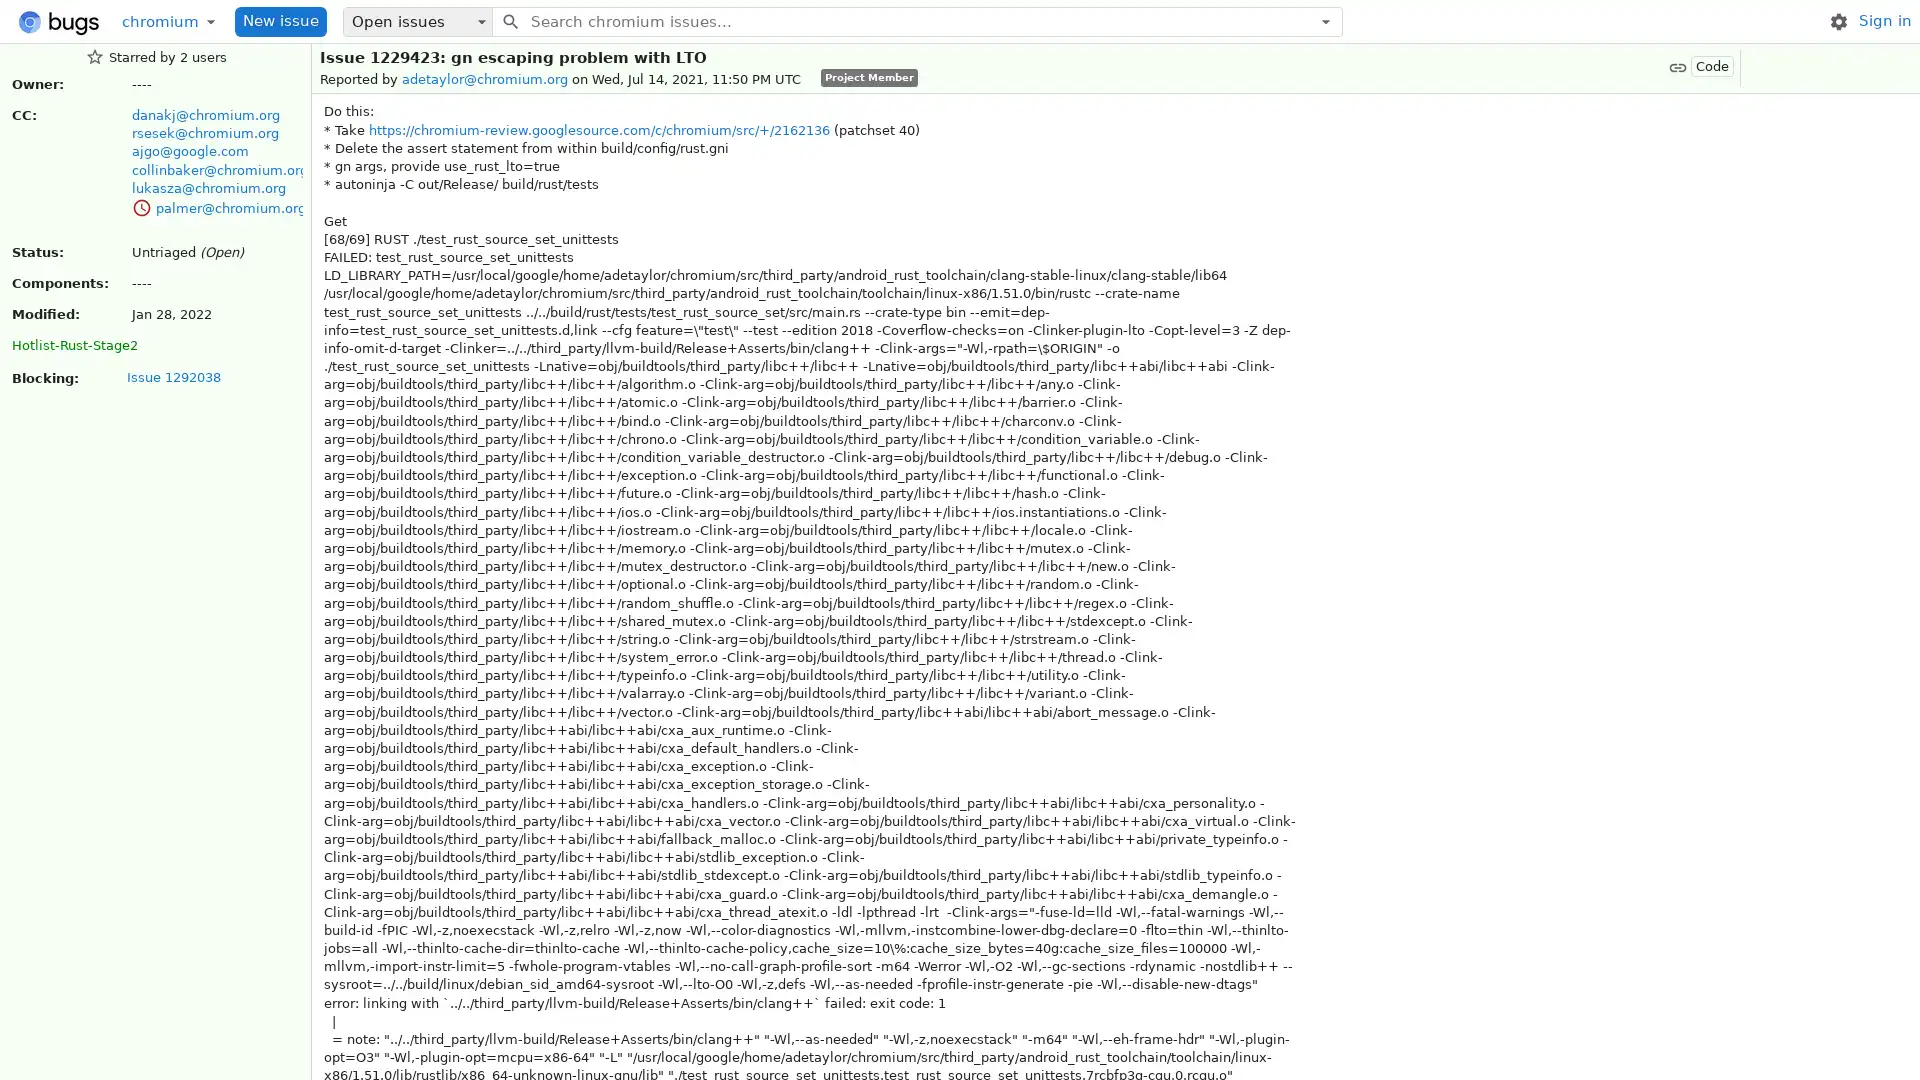 This screenshot has height=1080, width=1920. Describe the element at coordinates (1325, 20) in the screenshot. I see `Search options` at that location.